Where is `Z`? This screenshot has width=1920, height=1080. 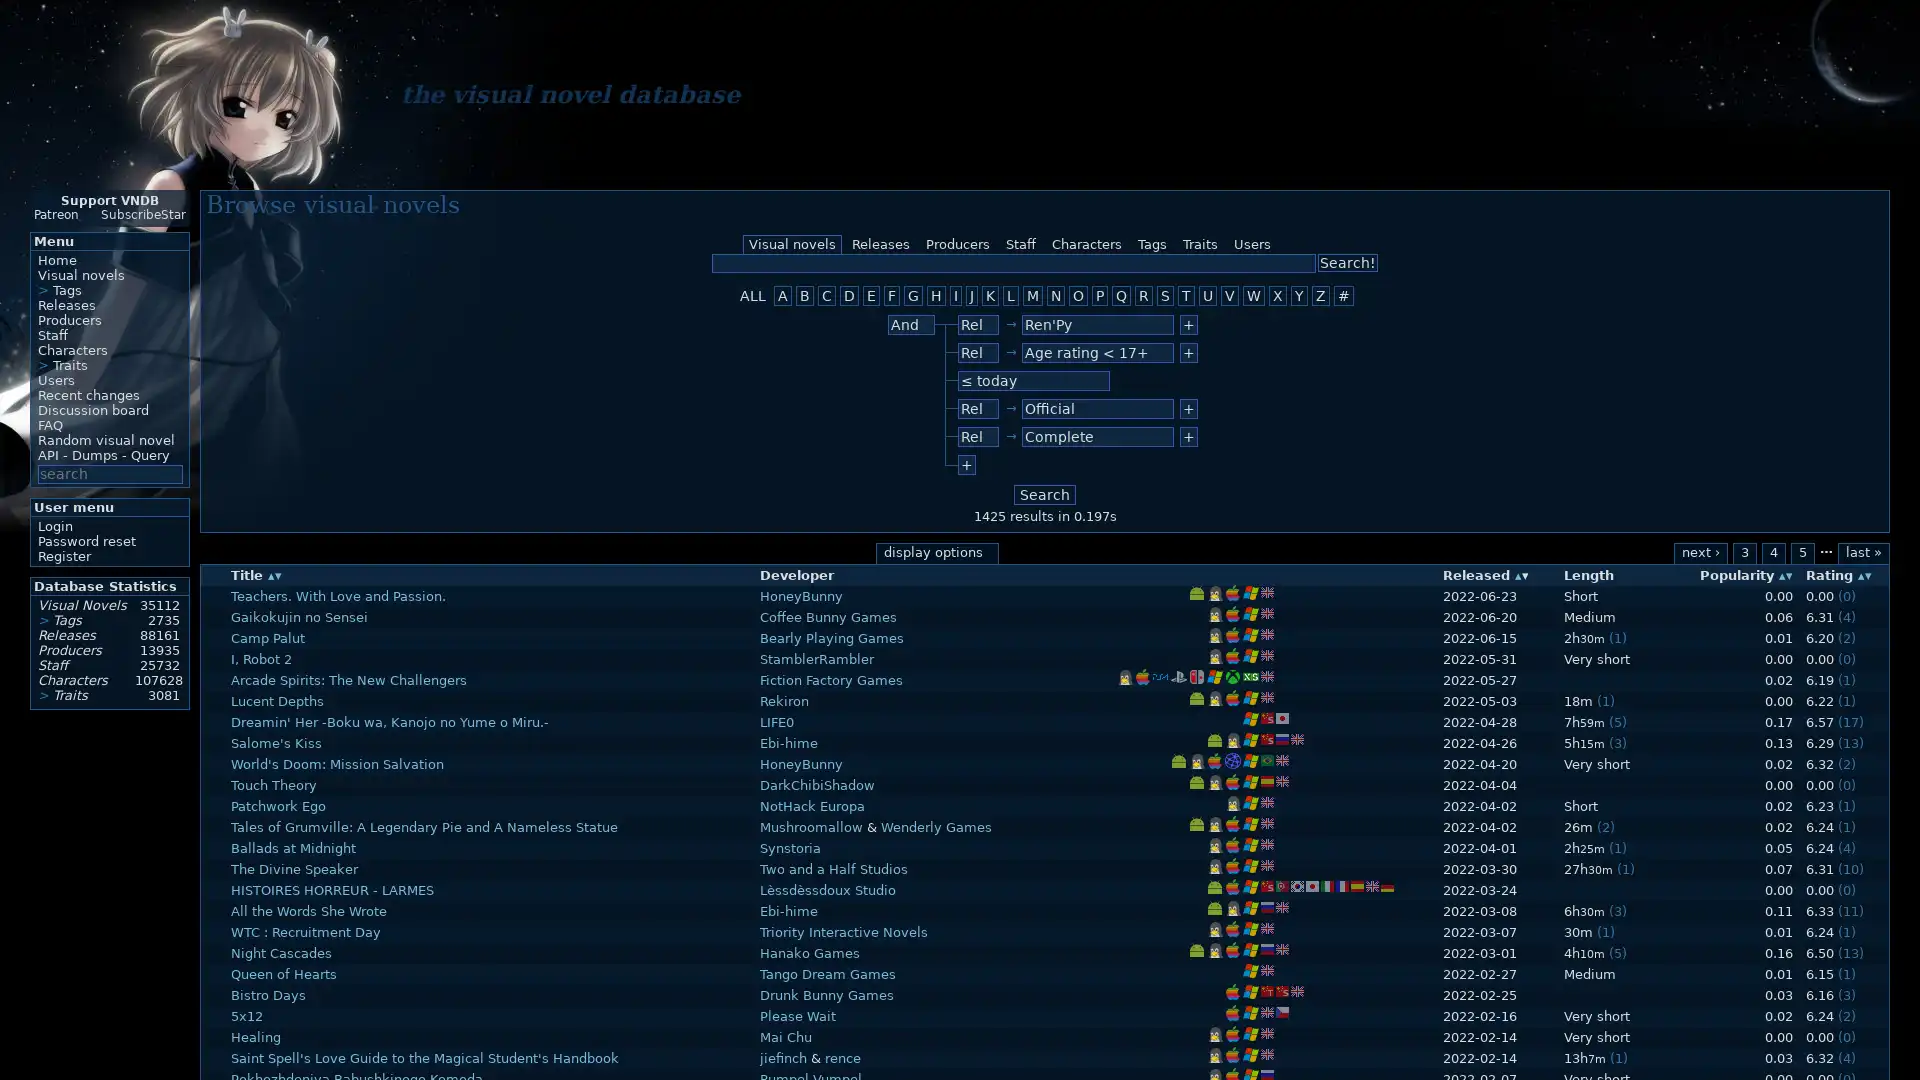
Z is located at coordinates (1320, 296).